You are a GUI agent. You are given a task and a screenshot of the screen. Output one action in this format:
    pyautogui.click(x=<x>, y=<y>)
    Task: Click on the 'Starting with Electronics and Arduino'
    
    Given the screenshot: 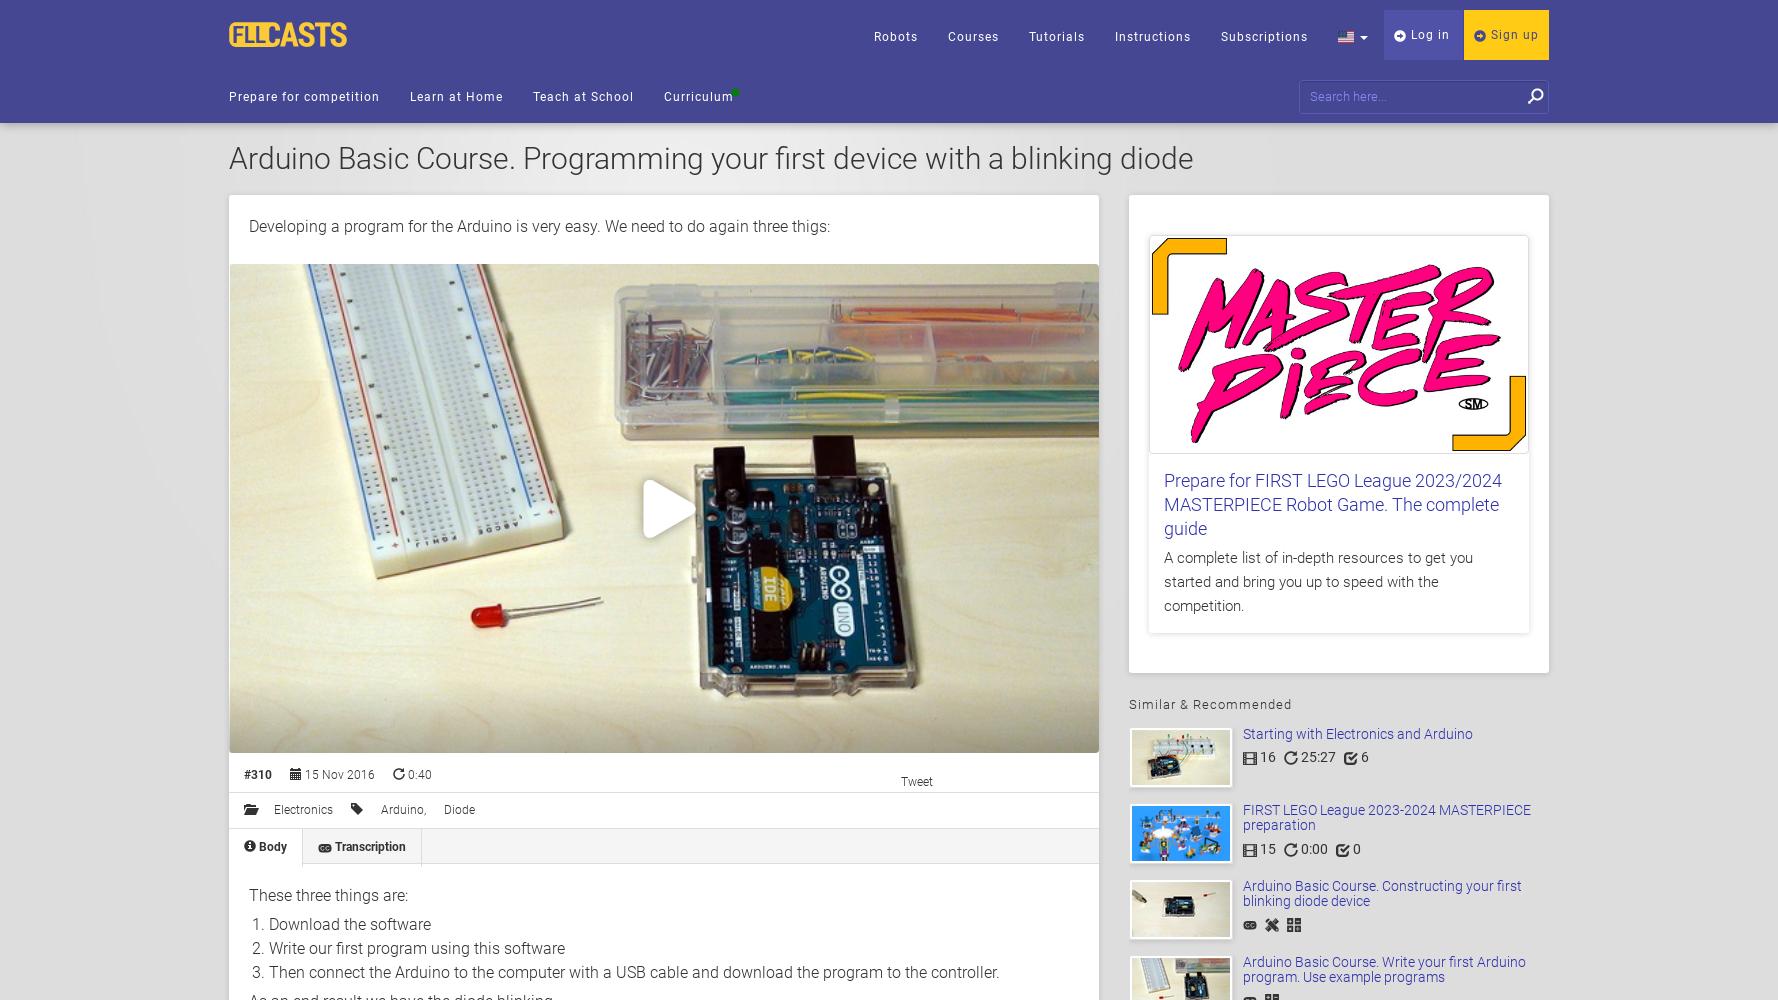 What is the action you would take?
    pyautogui.click(x=1357, y=733)
    